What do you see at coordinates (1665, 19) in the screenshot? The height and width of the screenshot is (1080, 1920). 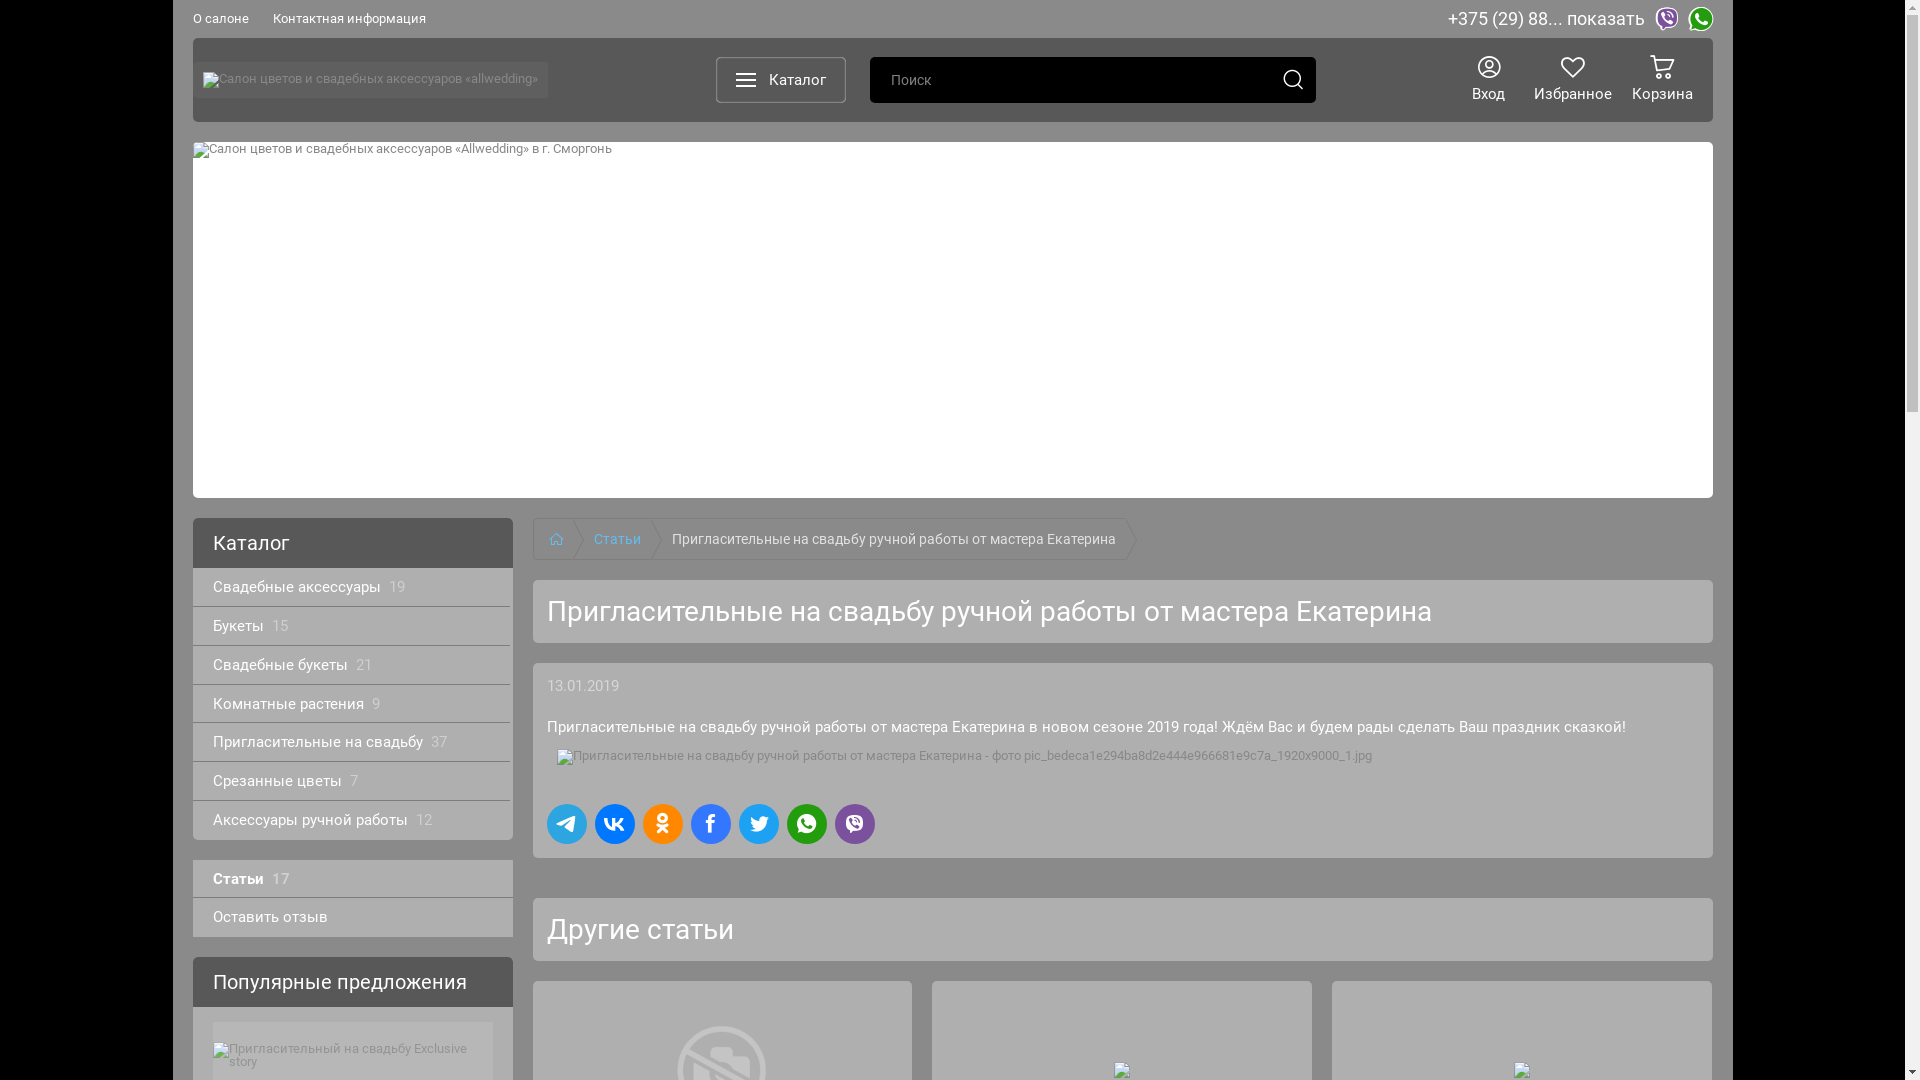 I see `'Viber'` at bounding box center [1665, 19].